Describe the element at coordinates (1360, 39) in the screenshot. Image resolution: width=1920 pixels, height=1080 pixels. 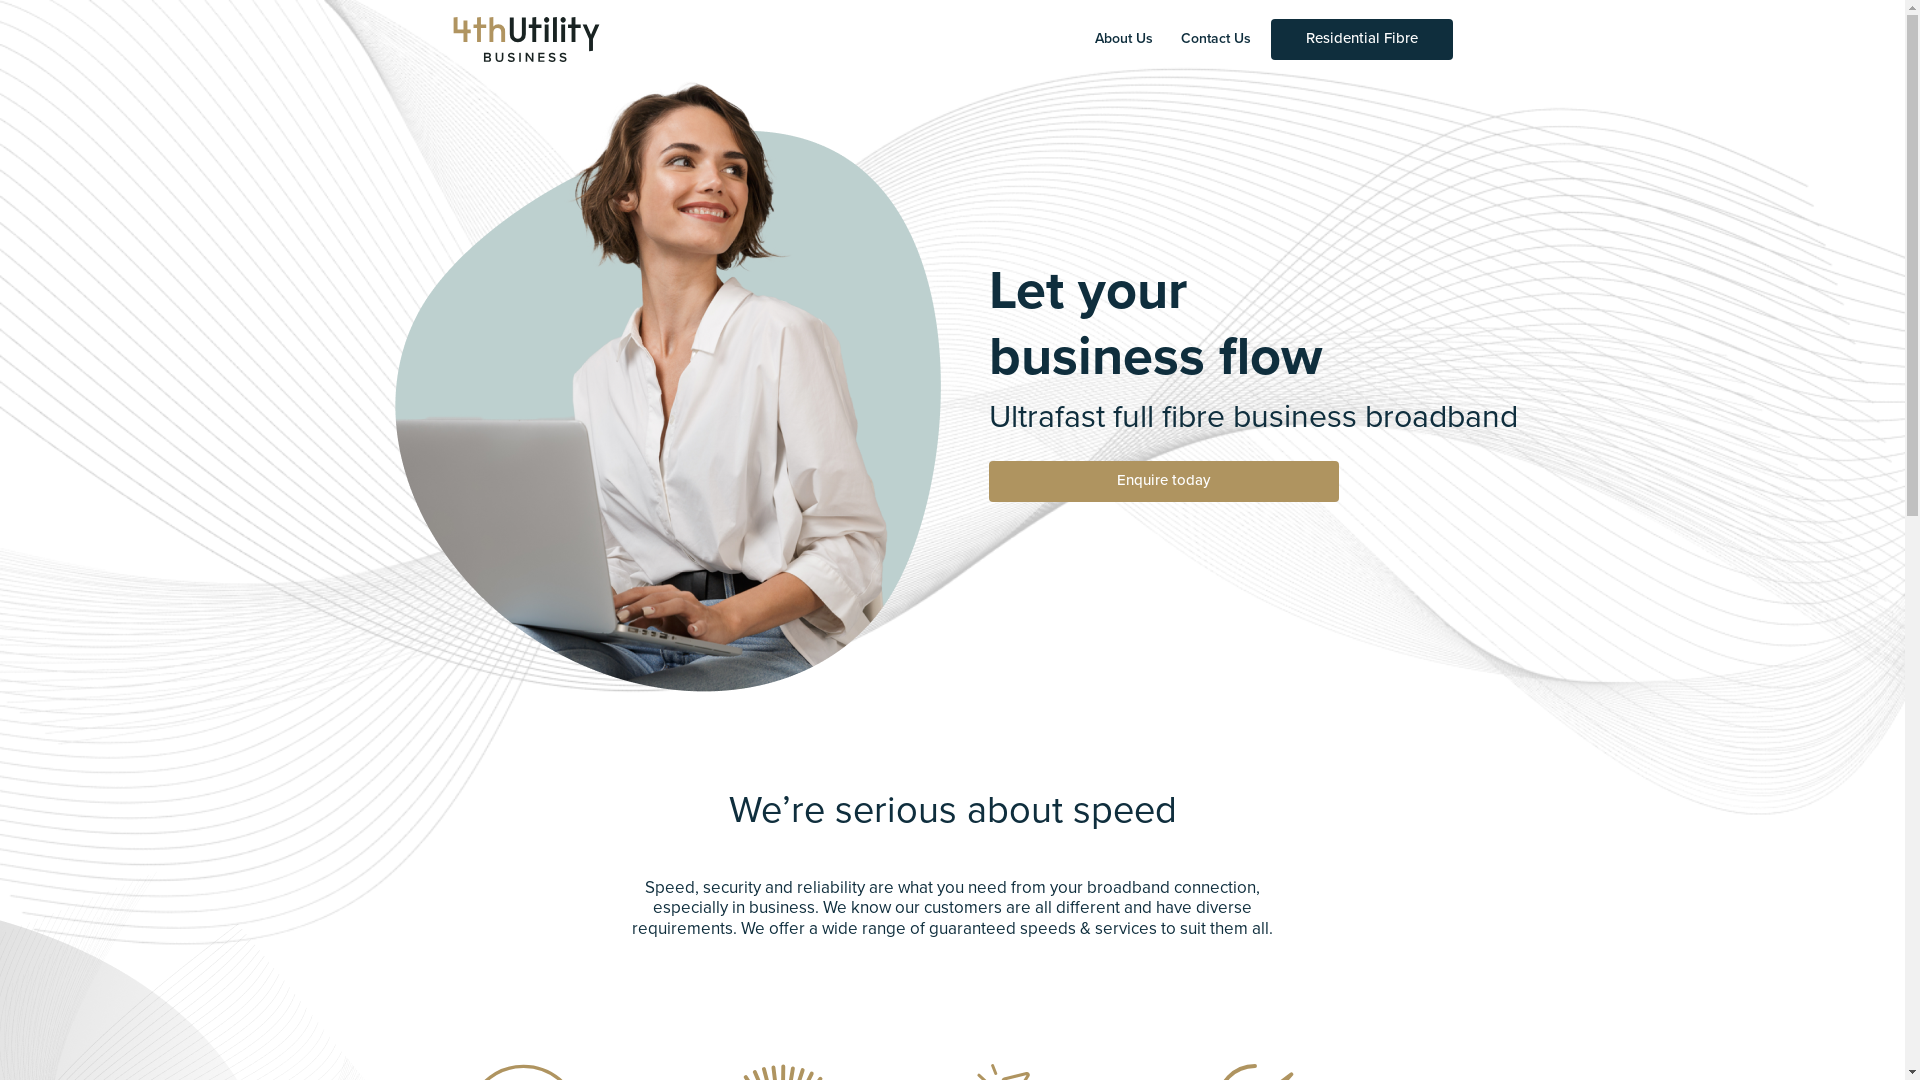
I see `'Residential Fibre'` at that location.